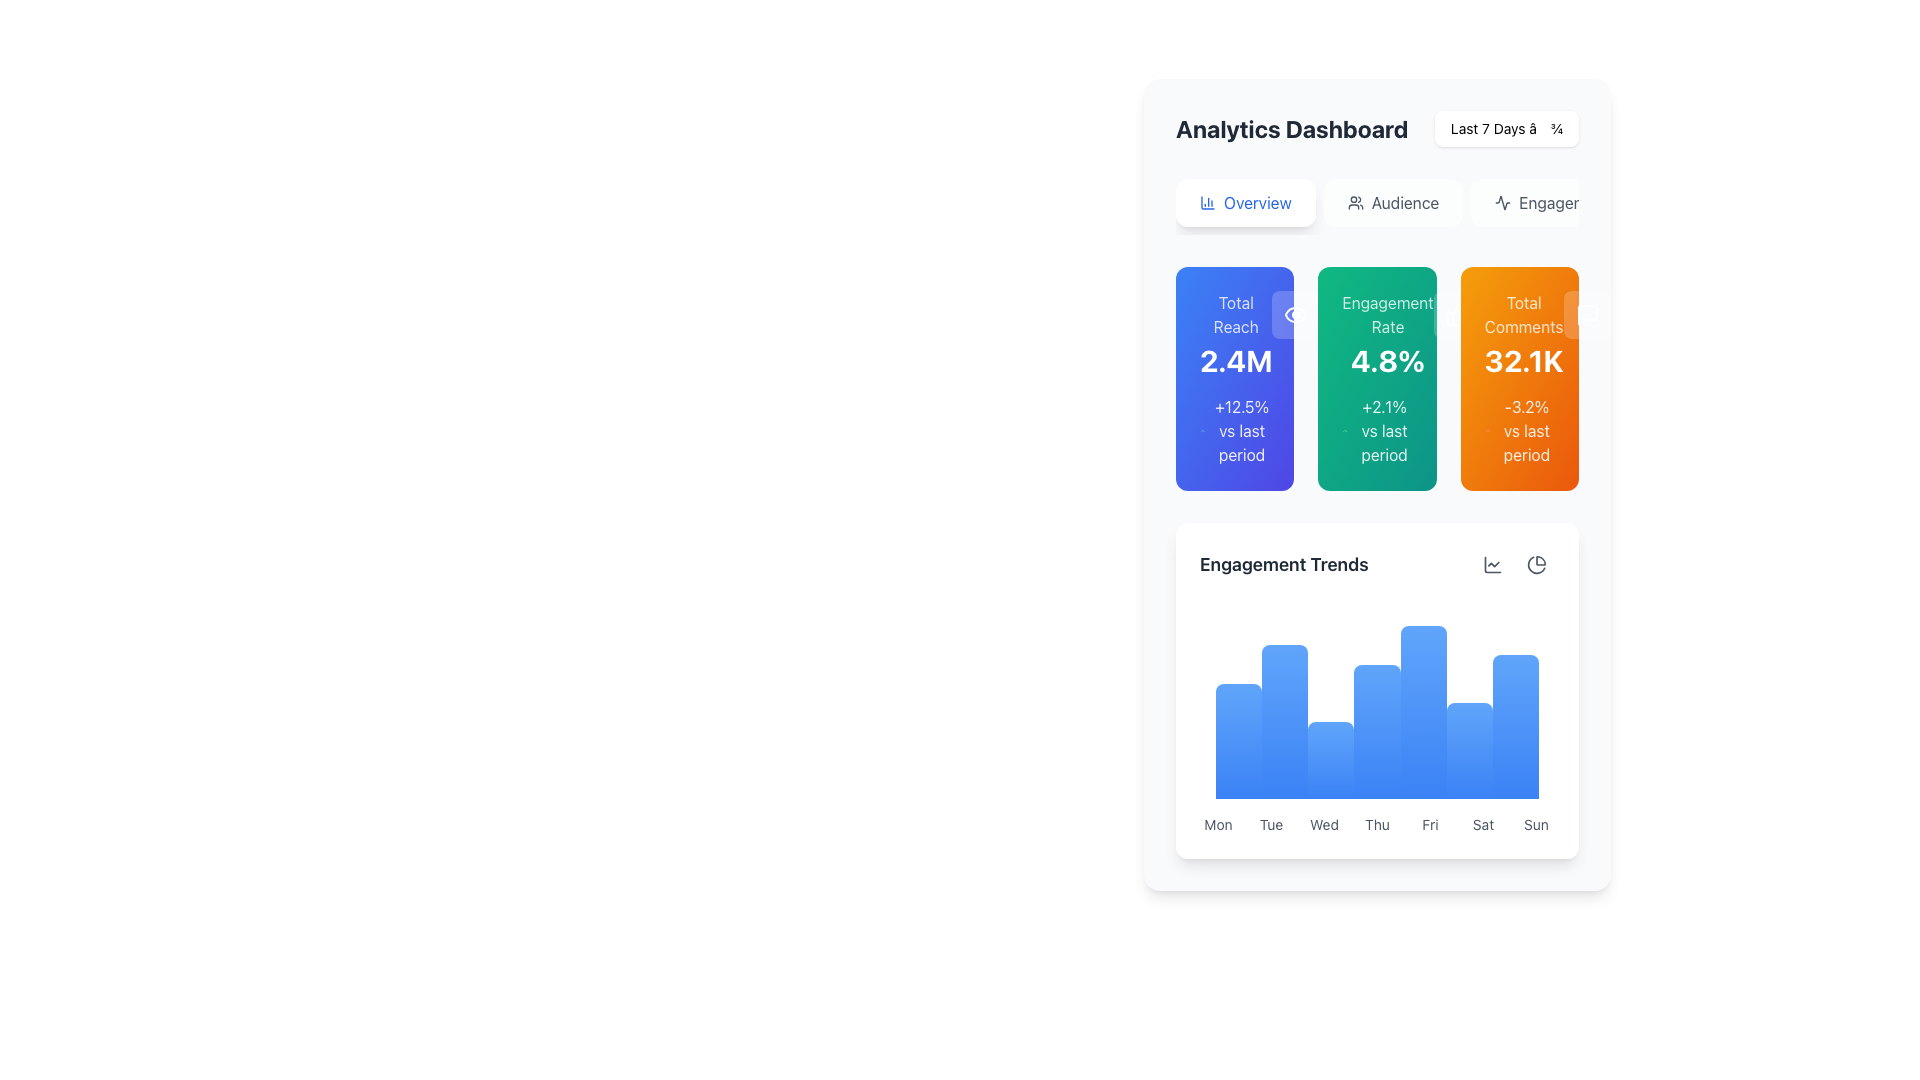 The height and width of the screenshot is (1080, 1920). I want to click on the 'Total Reach' text display block, which shows '2.4M' in a large bold font on a blue rectangular card in the top-left section of the dashboard interface, so click(1235, 334).